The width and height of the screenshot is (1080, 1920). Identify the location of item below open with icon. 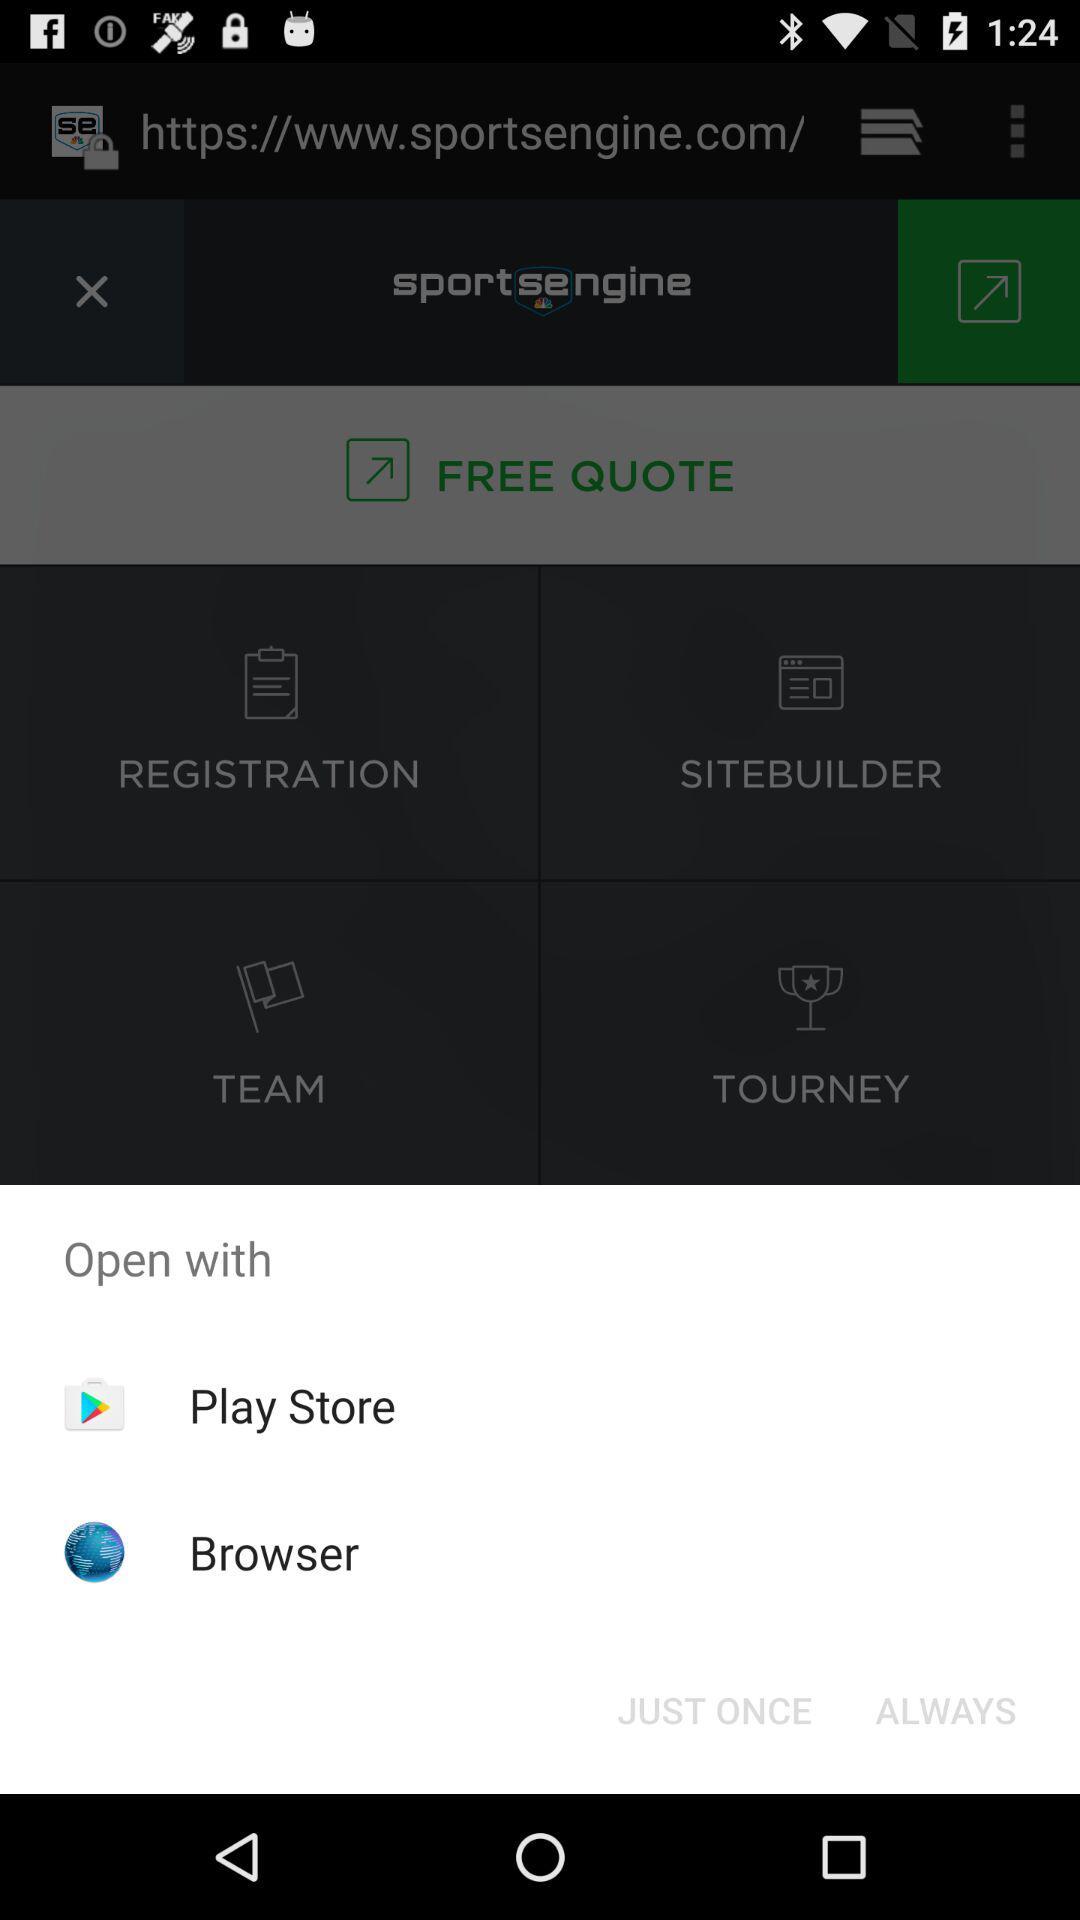
(713, 1708).